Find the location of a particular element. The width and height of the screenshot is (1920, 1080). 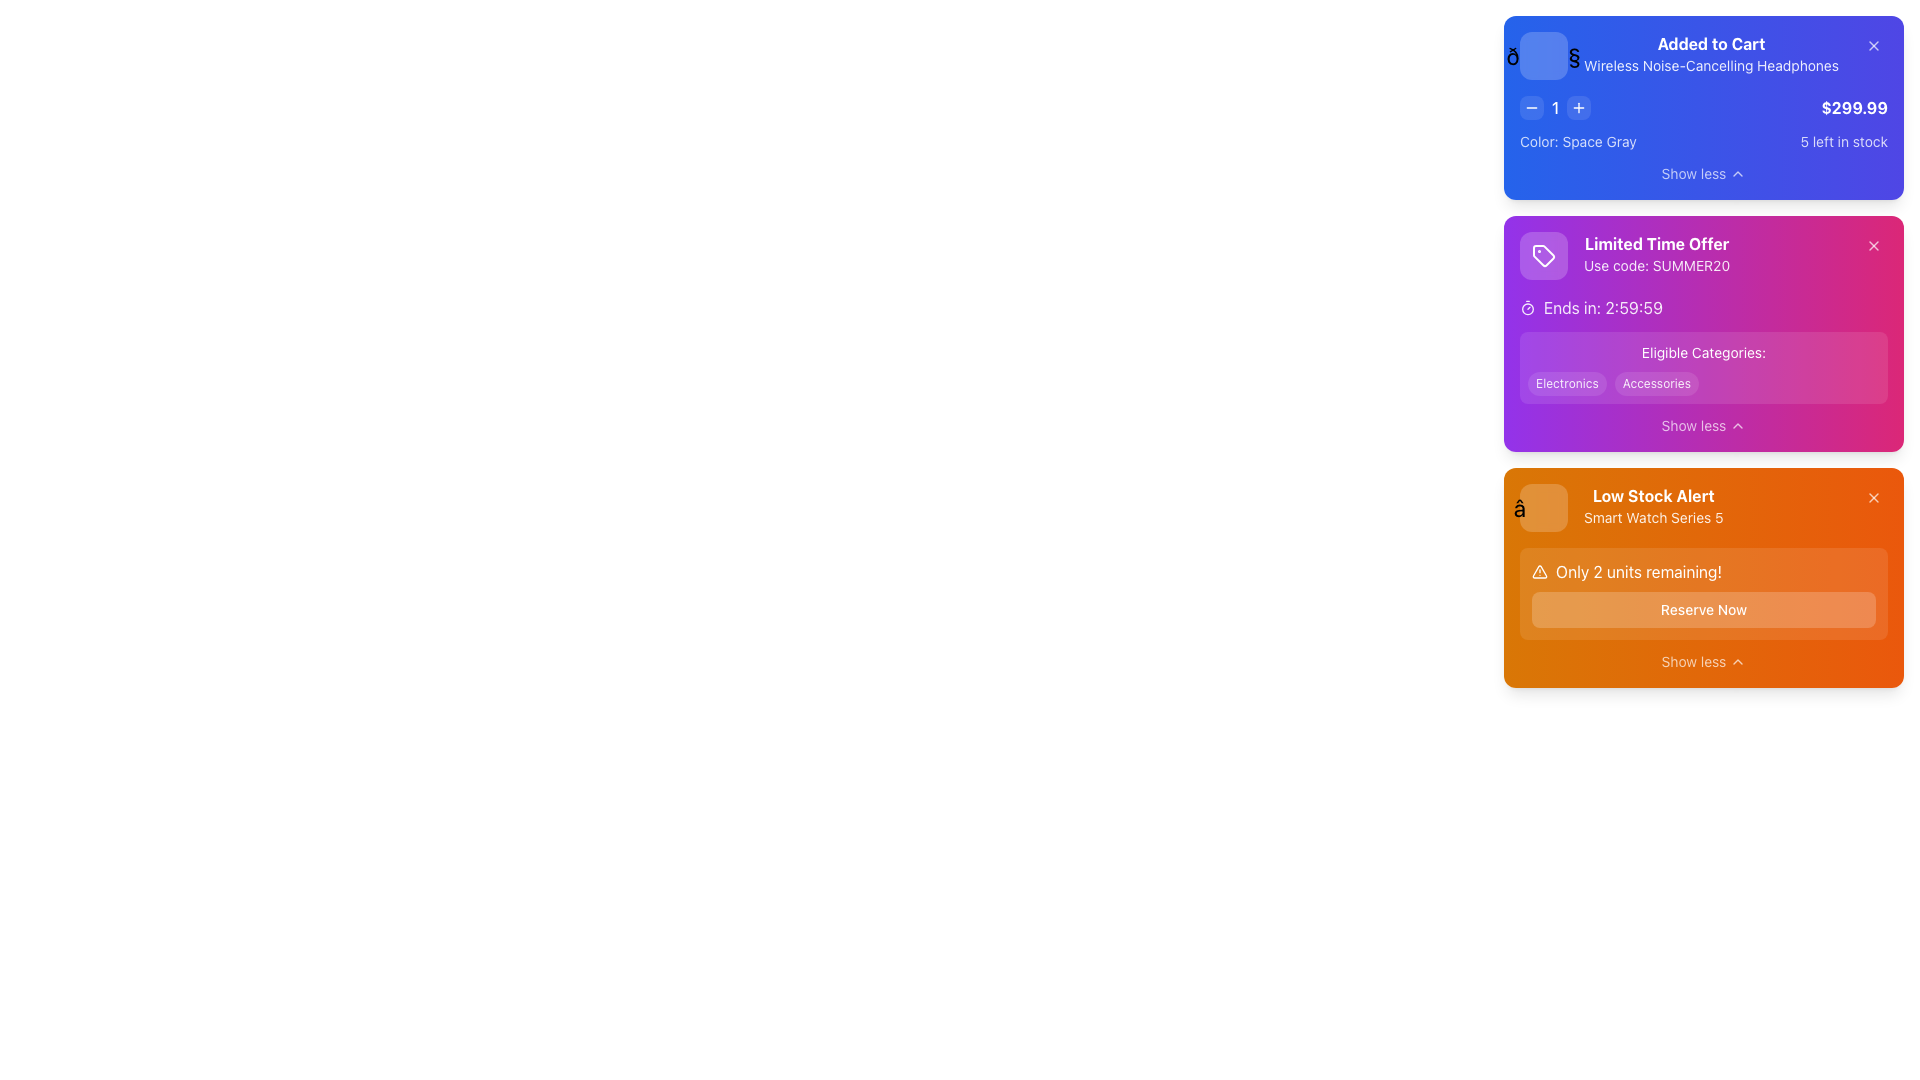

the close button represented by a small 'X' icon with white strokes on a transparent background, located at the top-right corner of the orange 'Low Stock Alert' card is located at coordinates (1872, 496).